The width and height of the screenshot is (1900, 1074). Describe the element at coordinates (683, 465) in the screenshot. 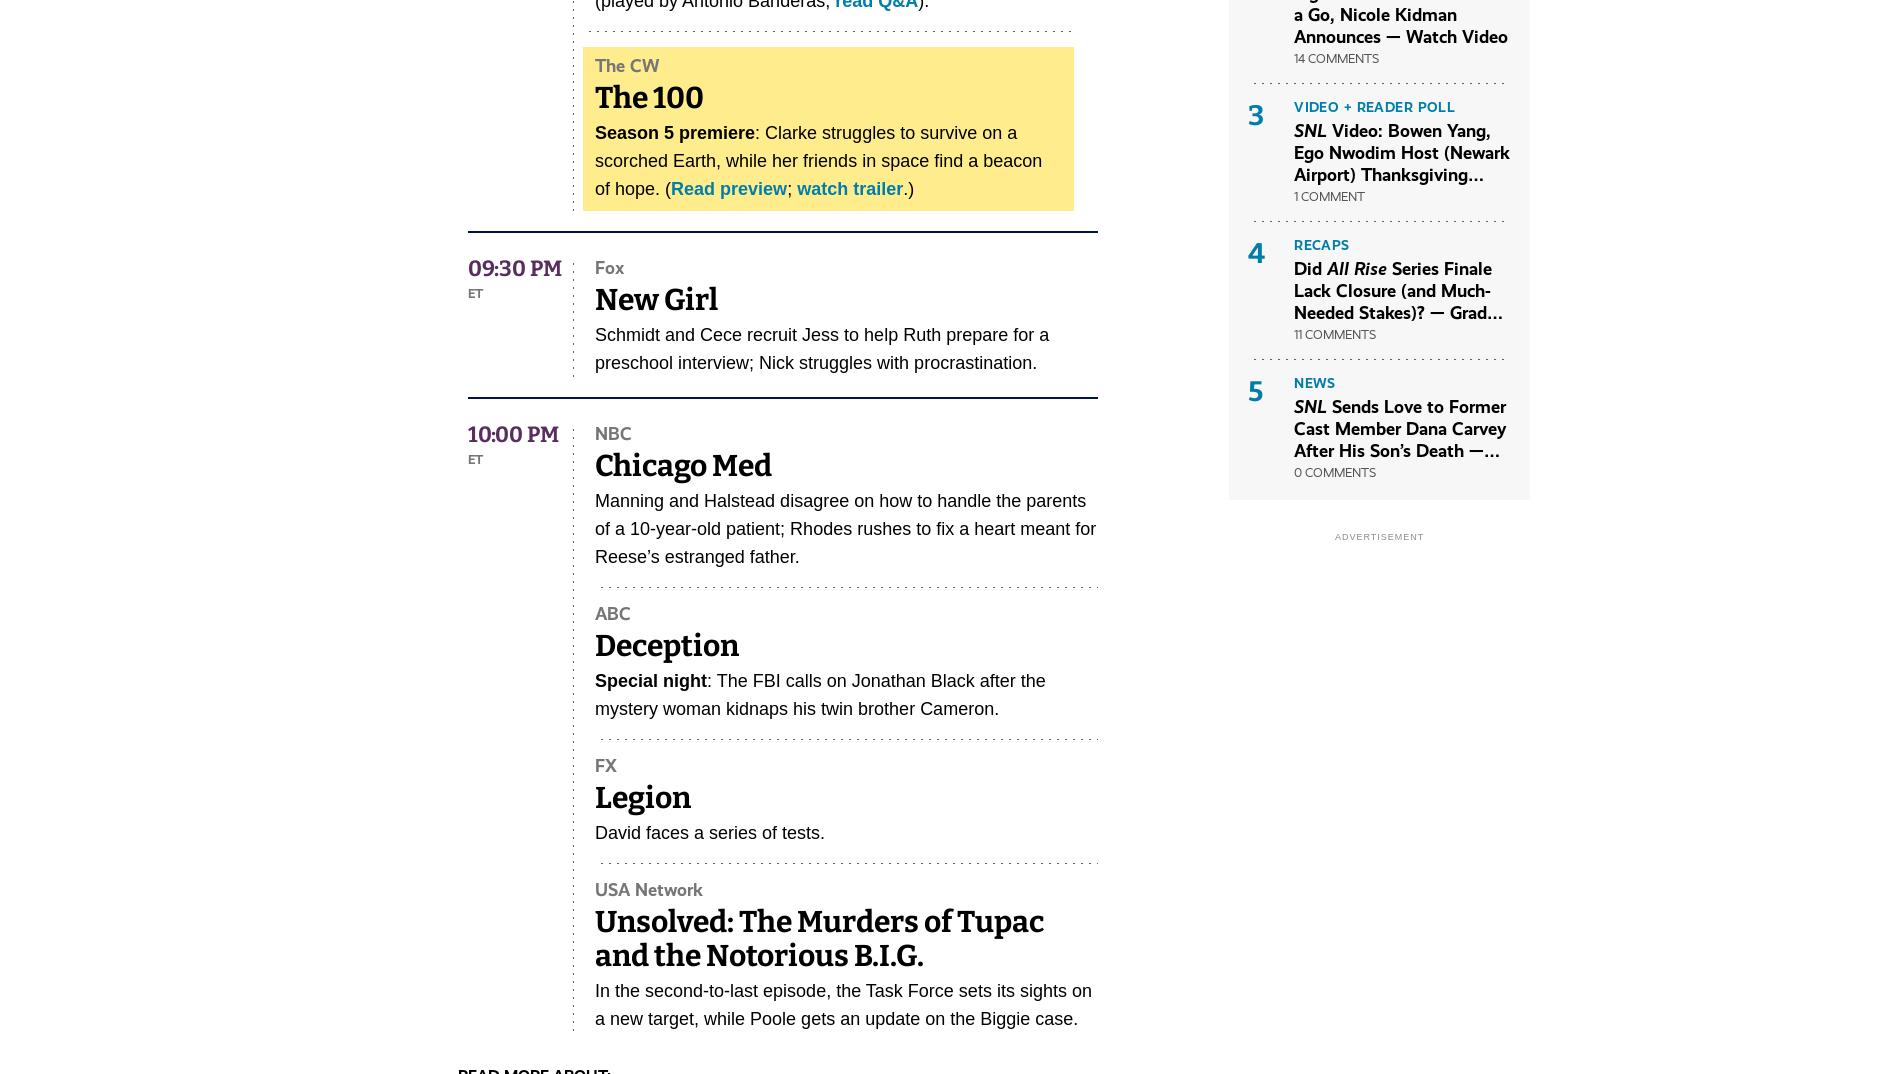

I see `'Chicago Med'` at that location.